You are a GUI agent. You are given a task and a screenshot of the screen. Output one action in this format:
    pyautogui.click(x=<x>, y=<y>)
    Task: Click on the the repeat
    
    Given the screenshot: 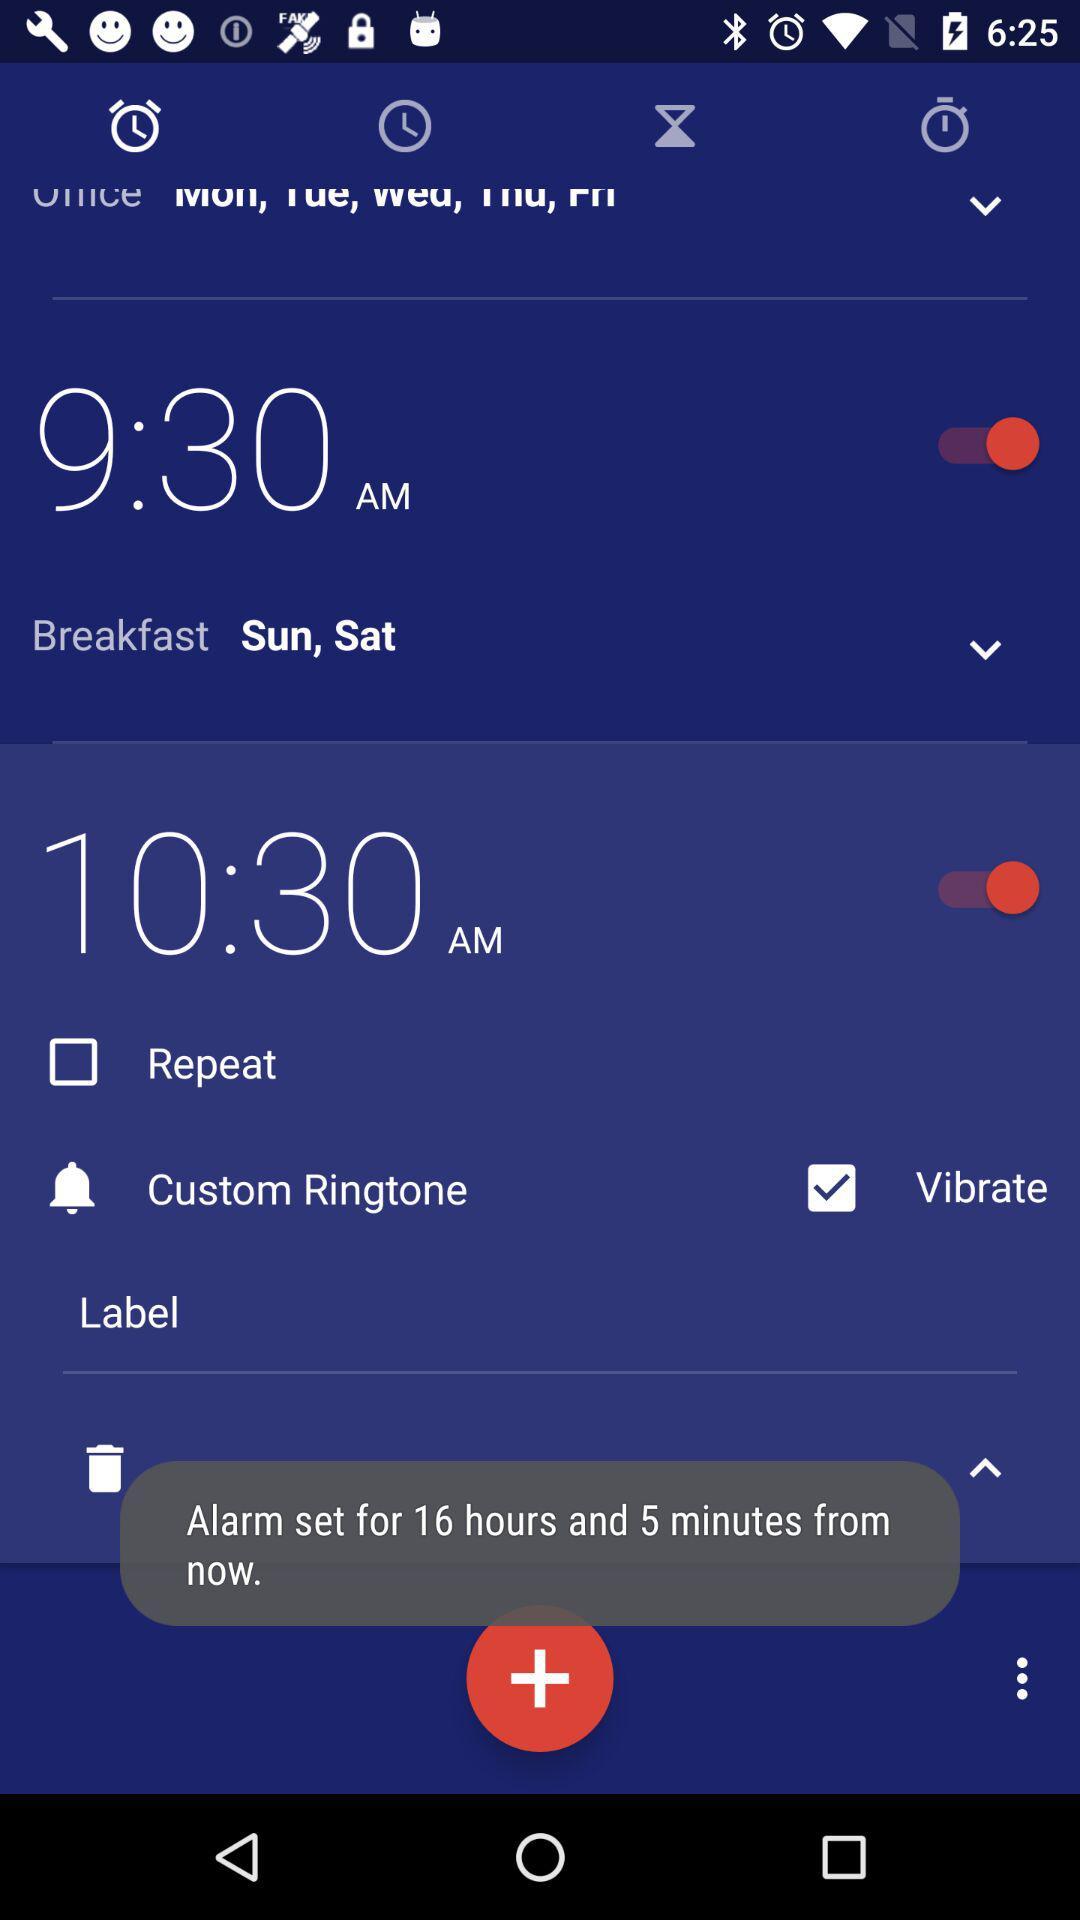 What is the action you would take?
    pyautogui.click(x=153, y=1060)
    